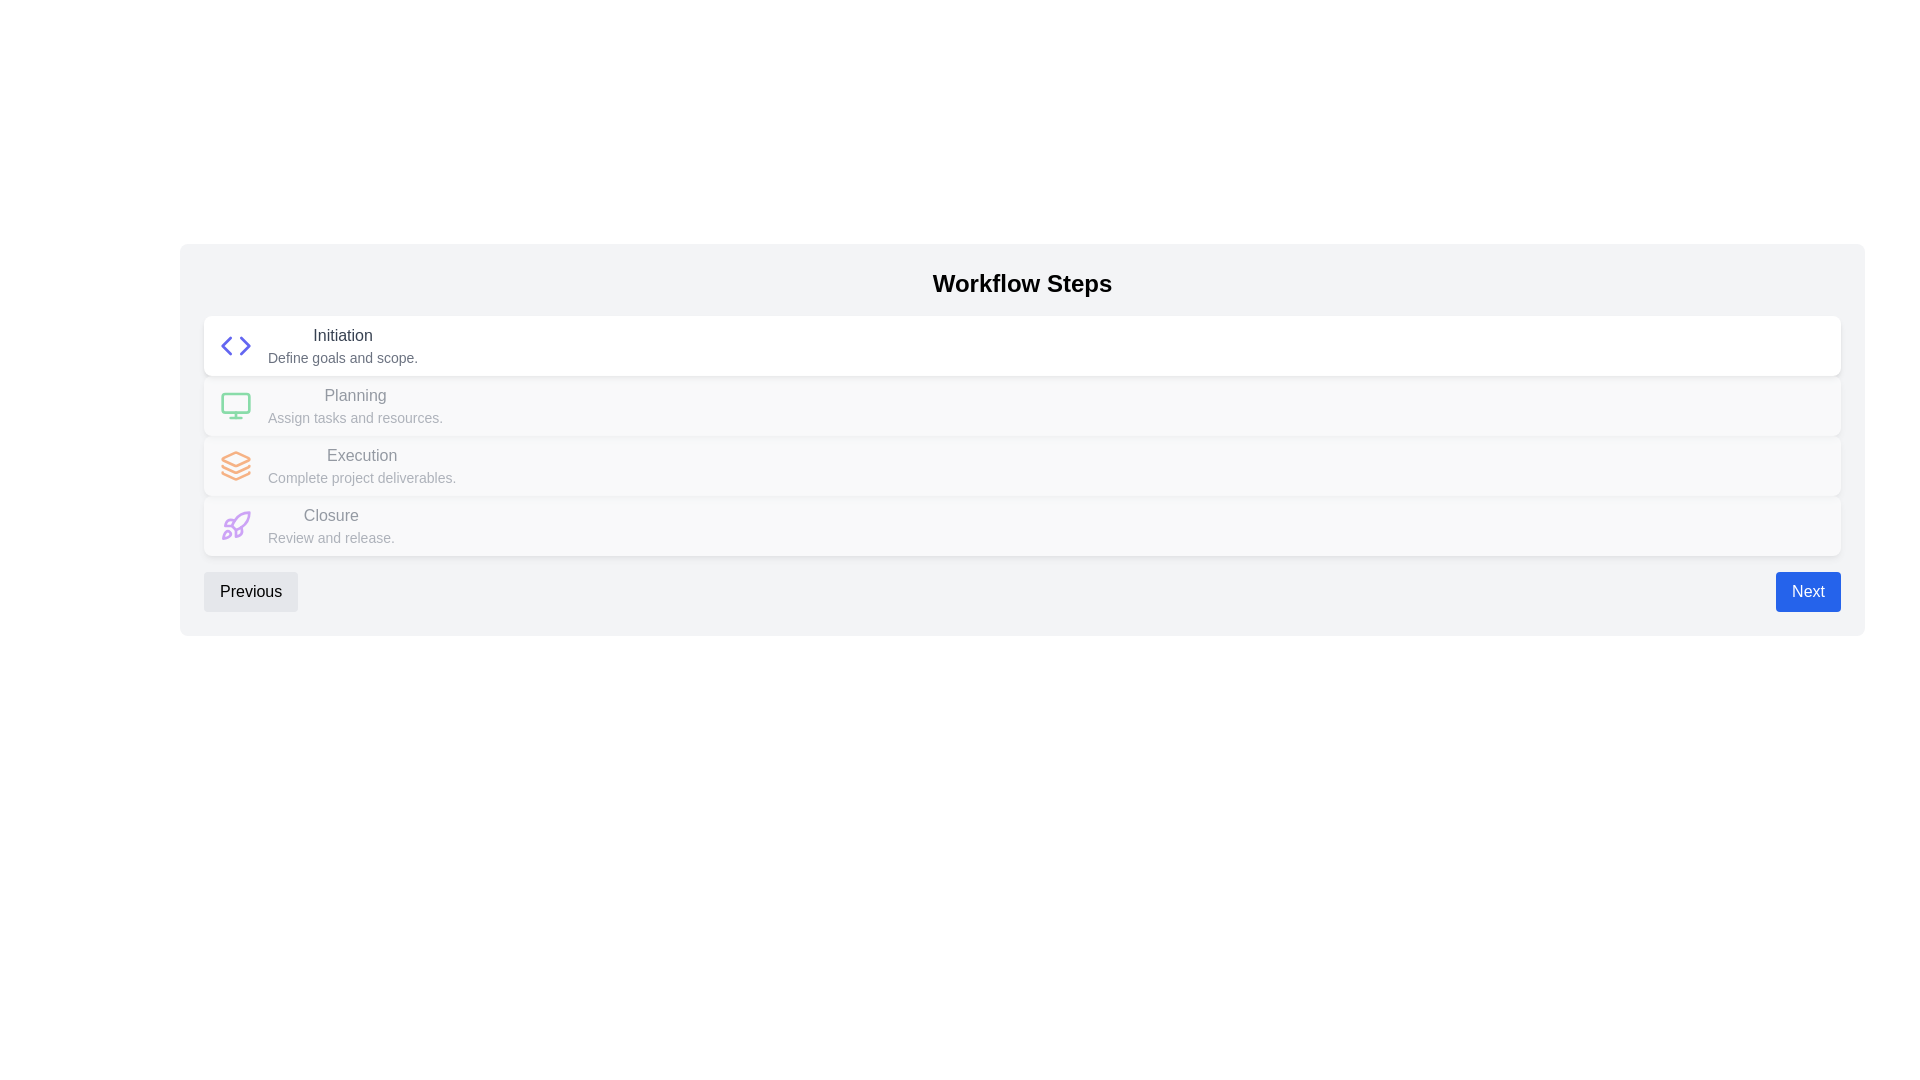  I want to click on the green monitor icon located in the second row adjacent to the text 'Planning', so click(235, 405).